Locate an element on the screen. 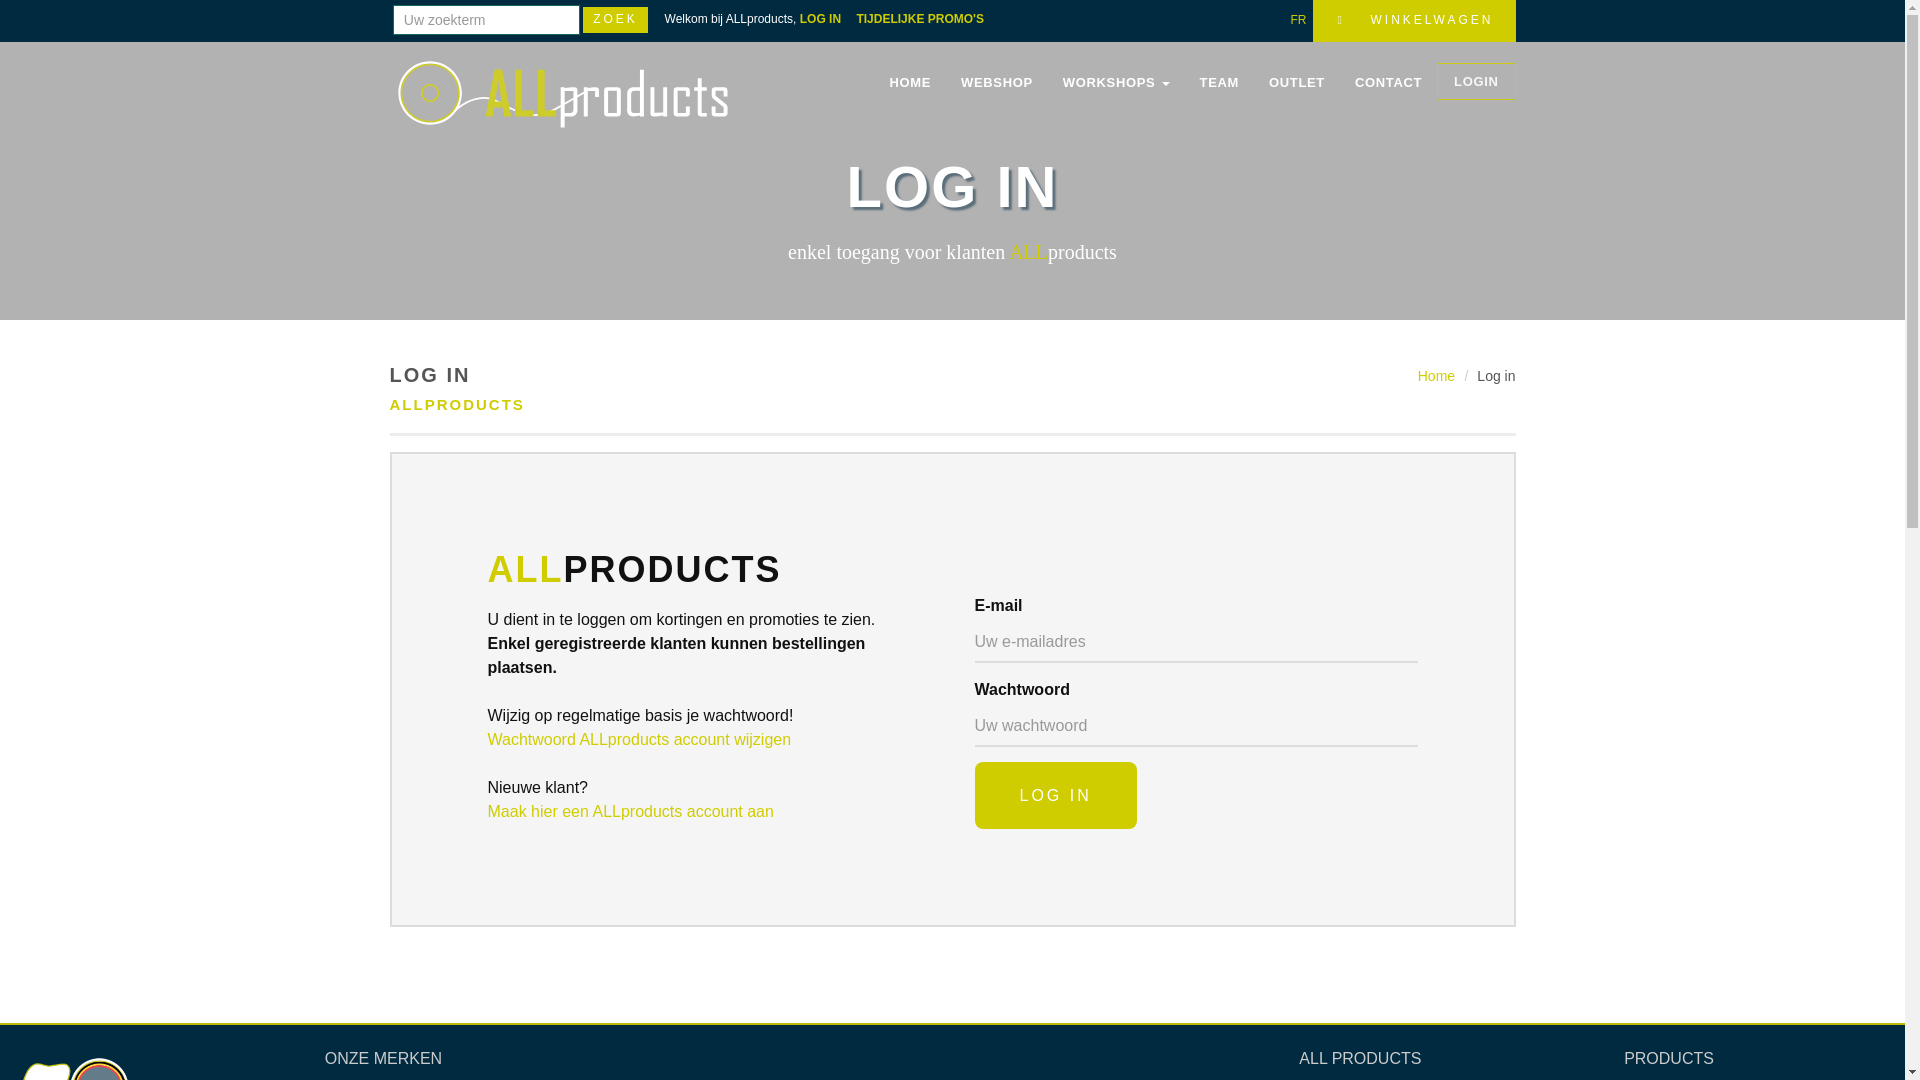 This screenshot has width=1920, height=1080. 'LOGIN' is located at coordinates (1476, 80).